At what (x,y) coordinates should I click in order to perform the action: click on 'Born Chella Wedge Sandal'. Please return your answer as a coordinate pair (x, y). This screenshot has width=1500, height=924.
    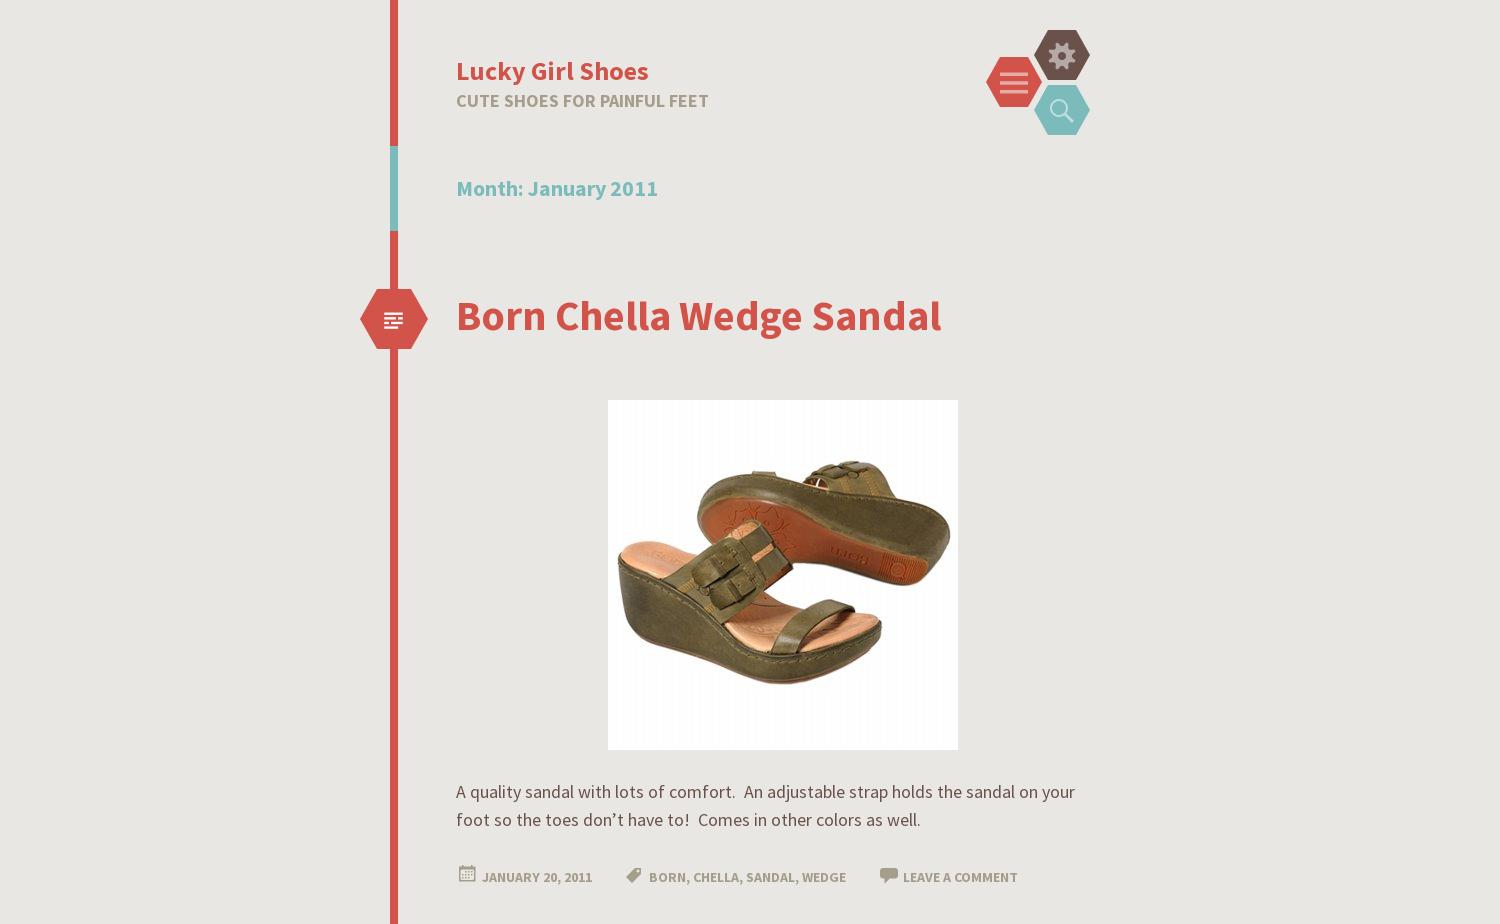
    Looking at the image, I should click on (697, 313).